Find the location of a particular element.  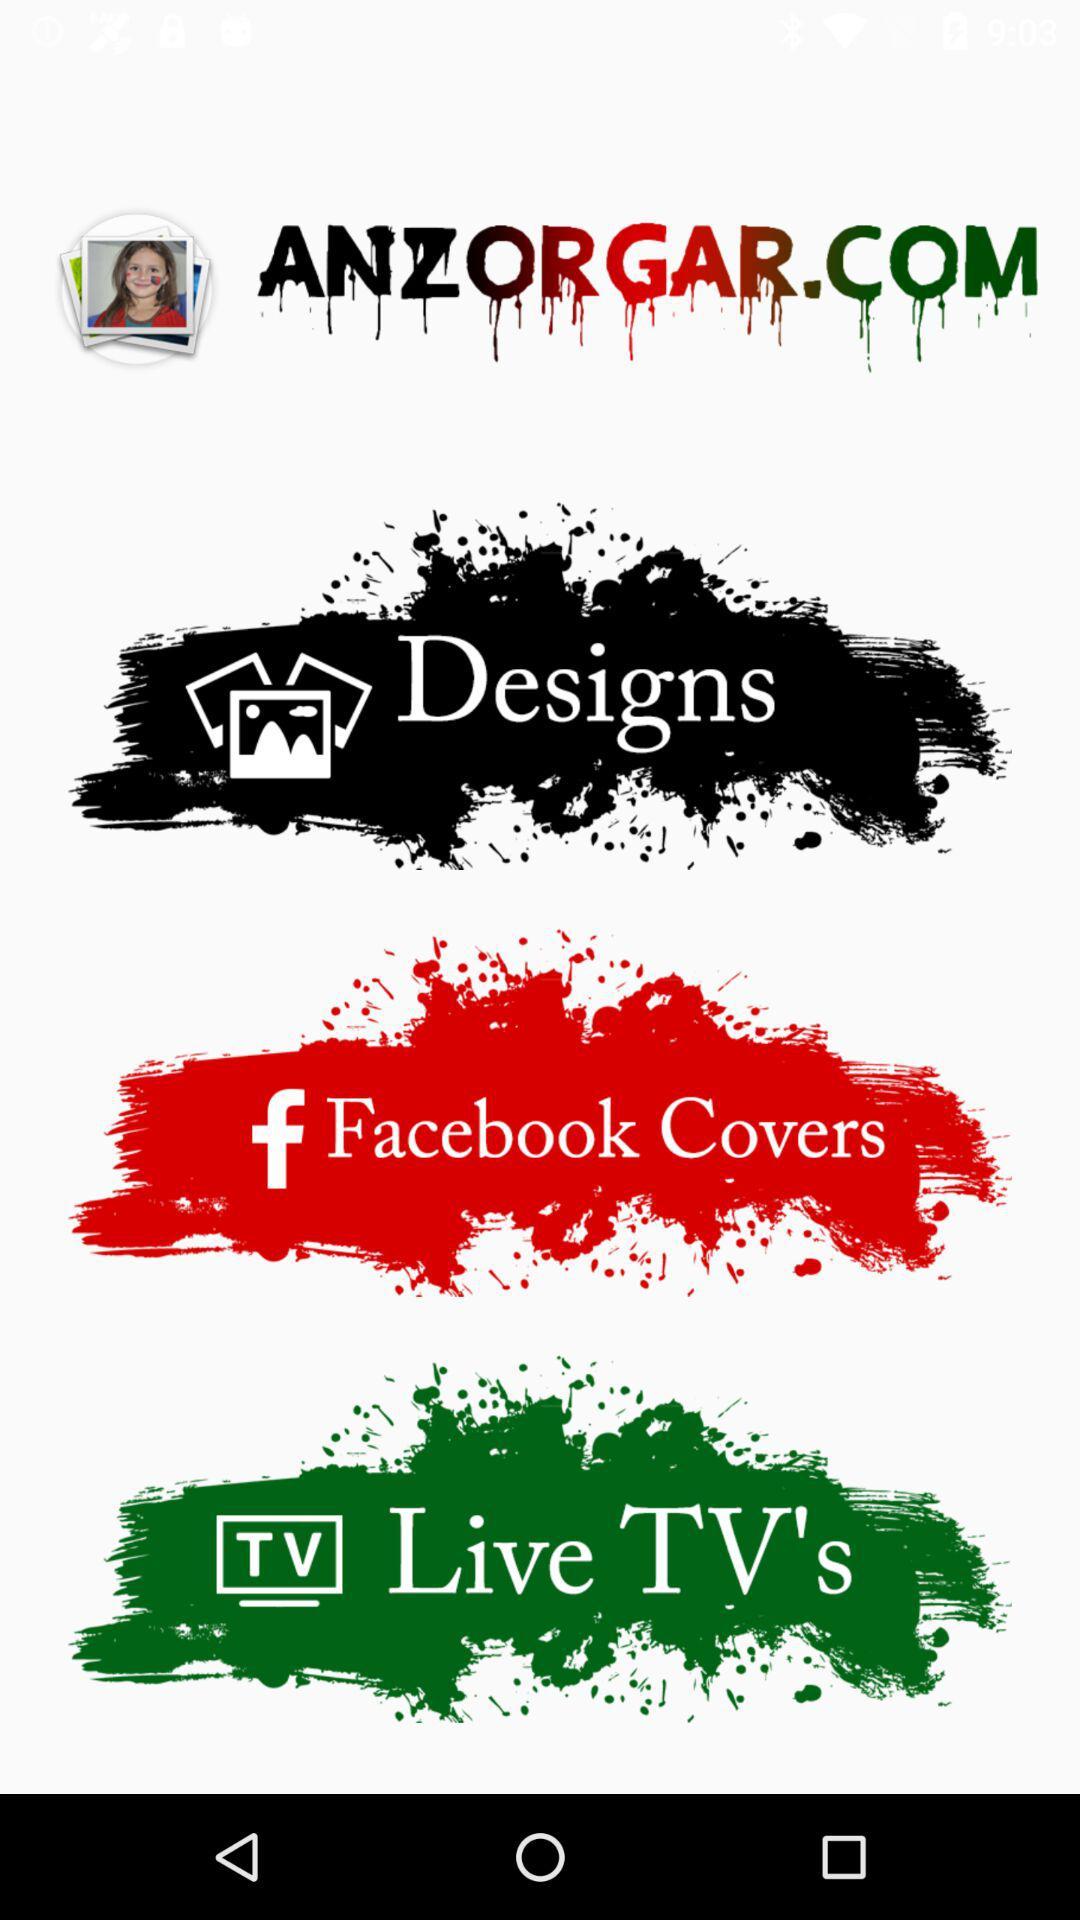

advertisement is located at coordinates (540, 1111).